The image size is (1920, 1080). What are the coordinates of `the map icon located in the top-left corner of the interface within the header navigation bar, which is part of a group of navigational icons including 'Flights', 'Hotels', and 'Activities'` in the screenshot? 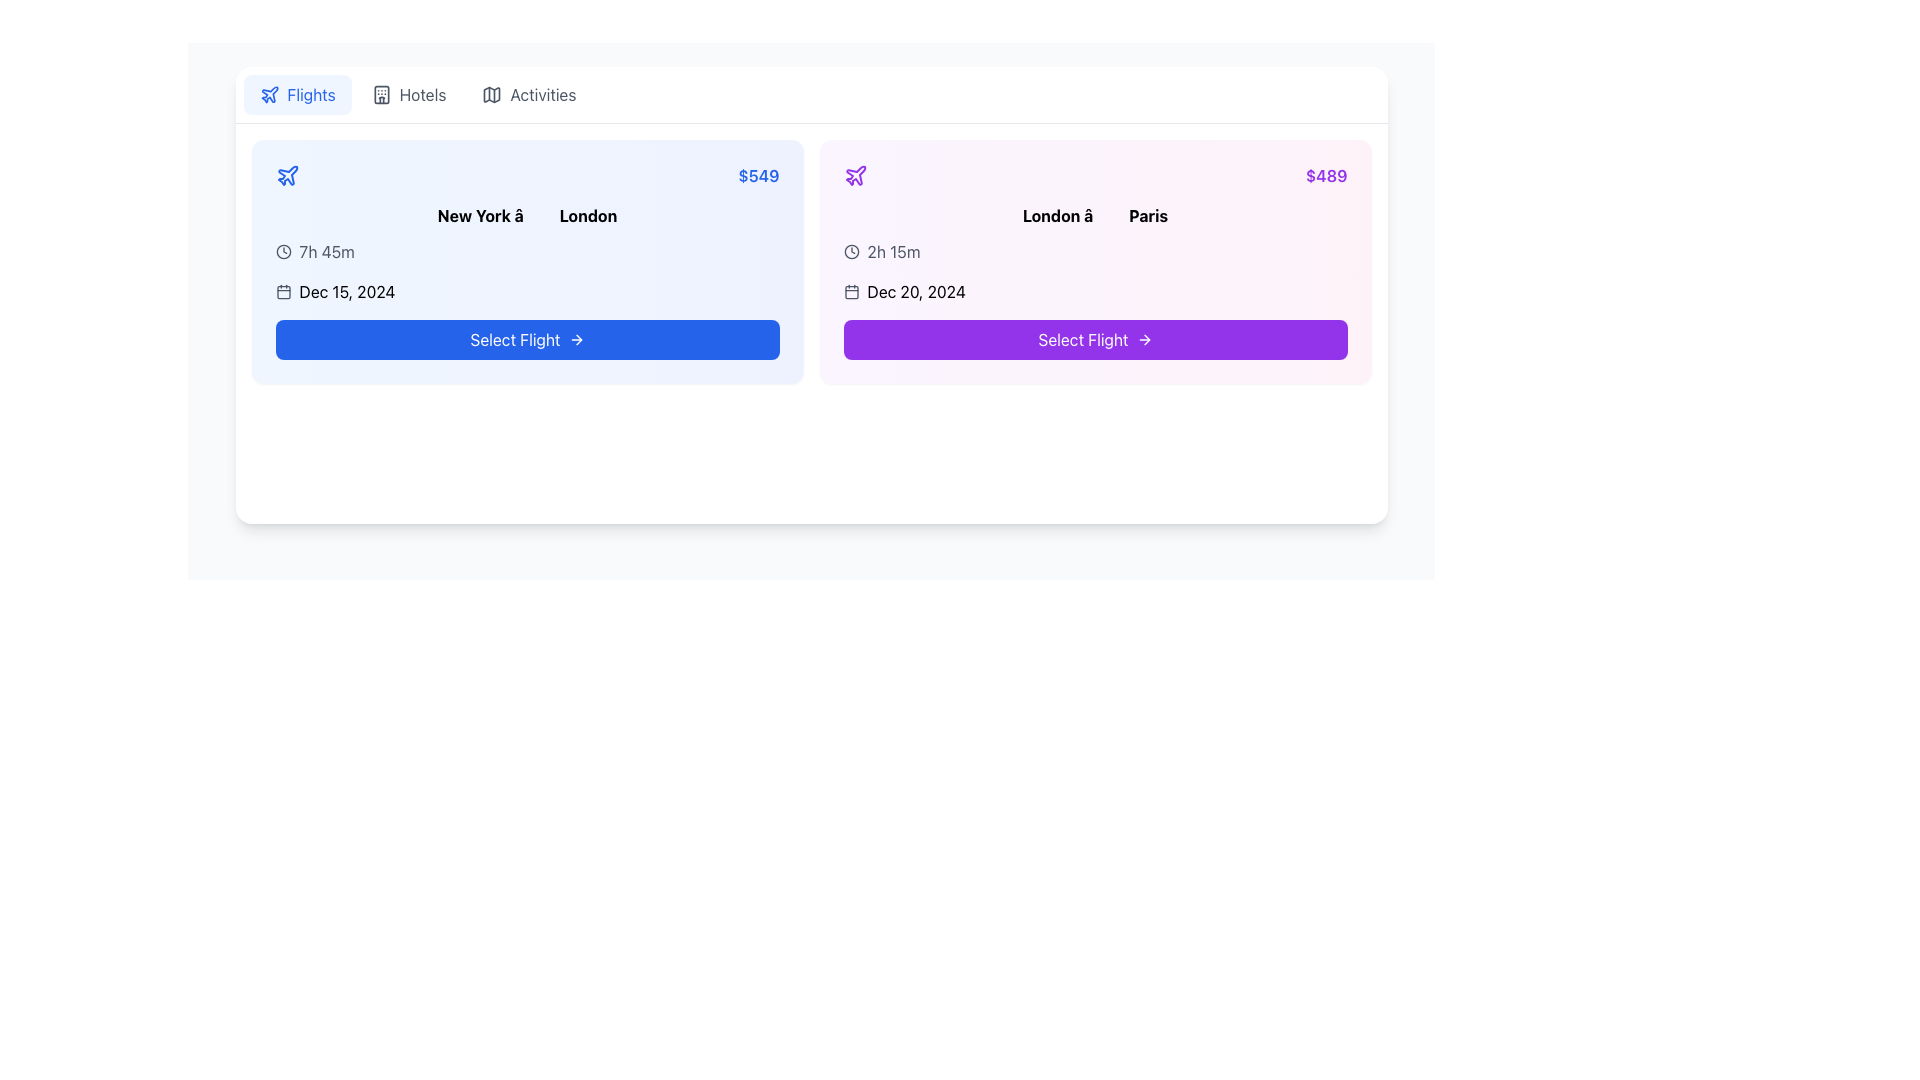 It's located at (492, 95).